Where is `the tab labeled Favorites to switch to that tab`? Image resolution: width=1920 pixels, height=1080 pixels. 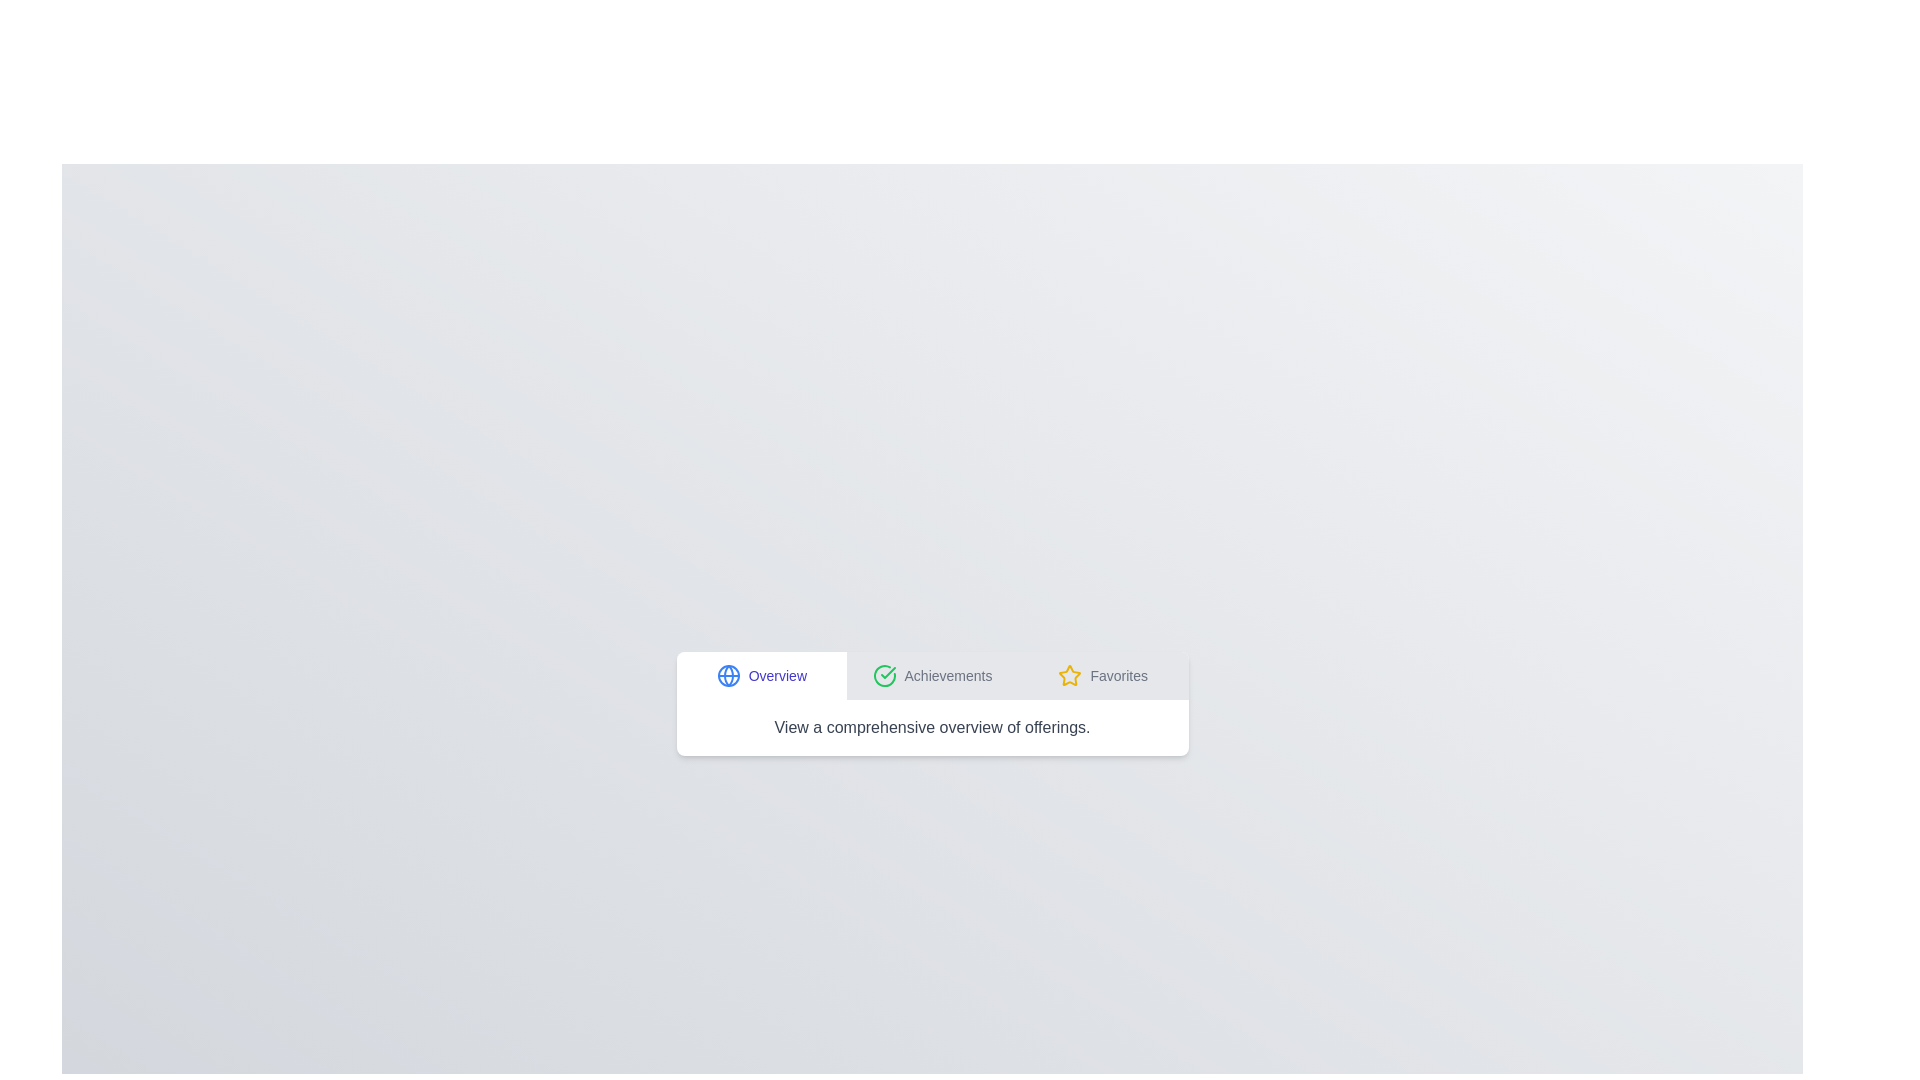
the tab labeled Favorites to switch to that tab is located at coordinates (1102, 675).